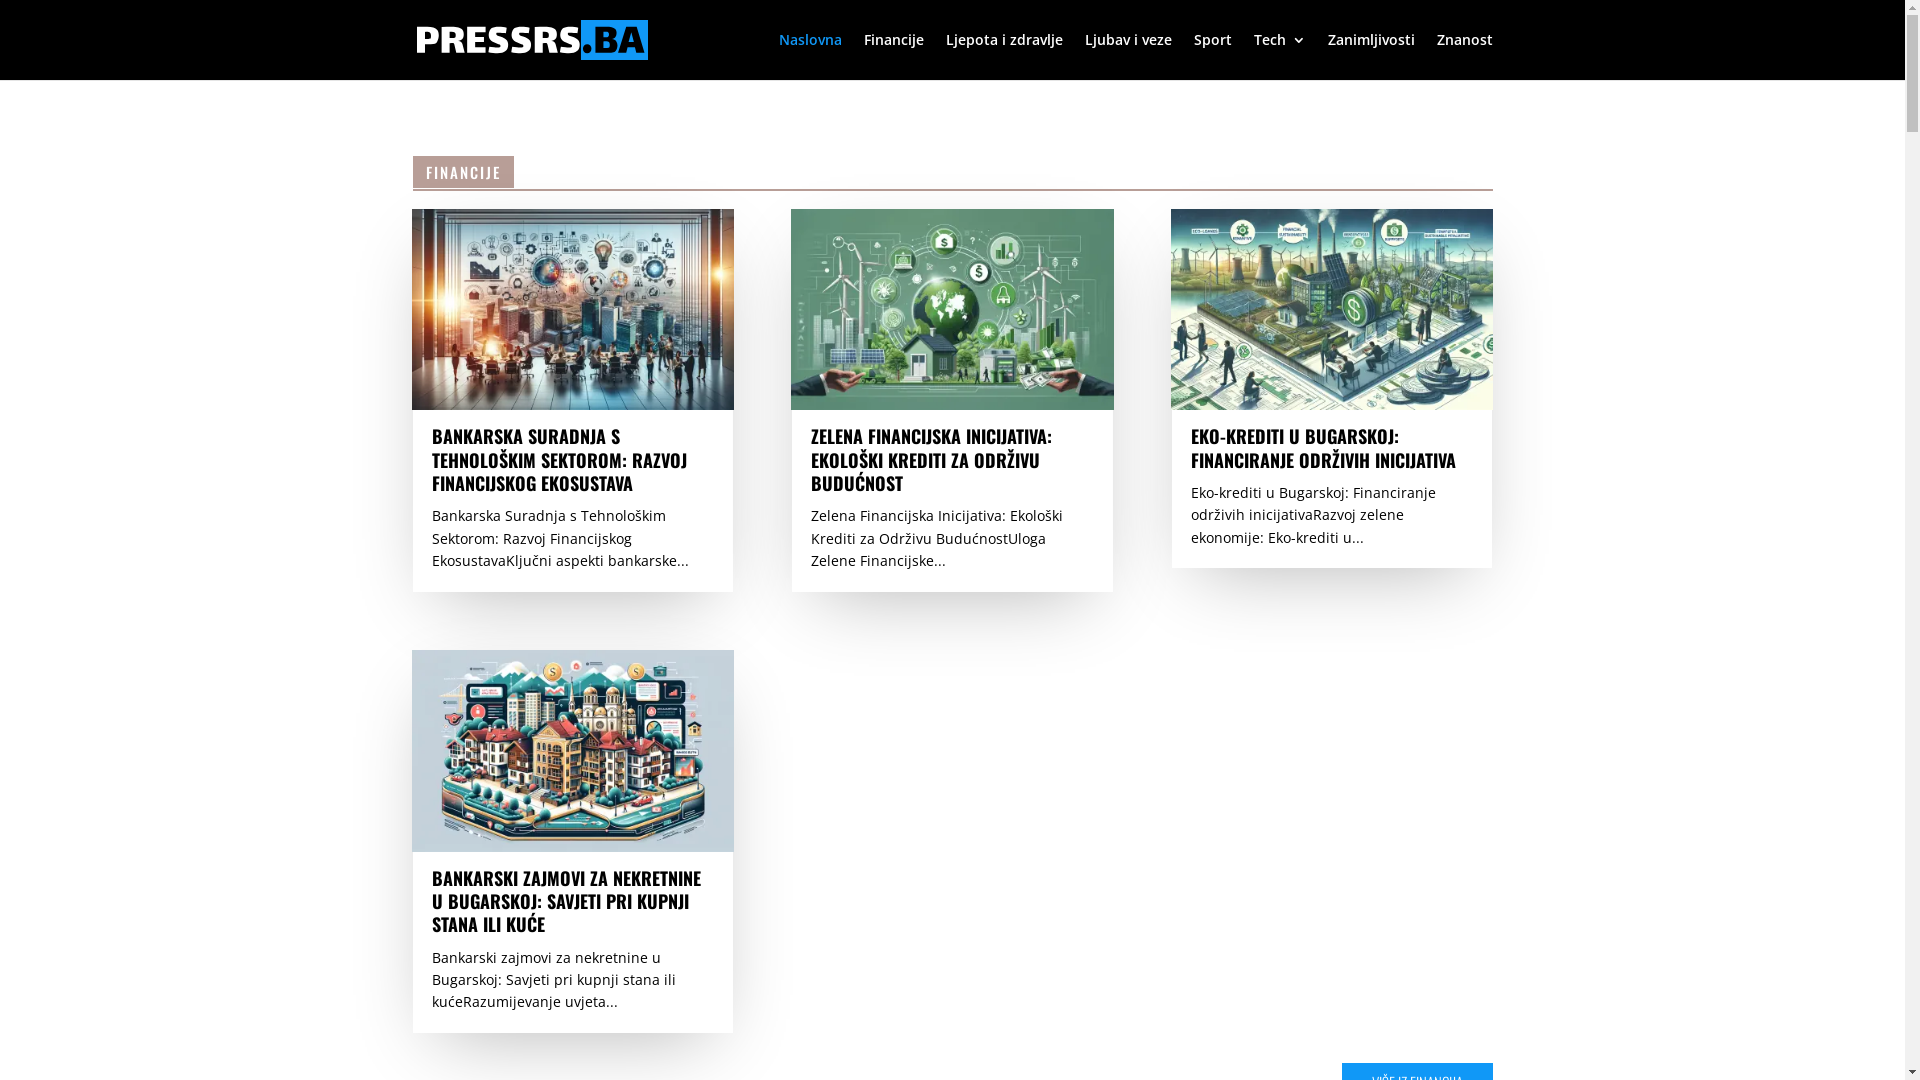 The width and height of the screenshot is (1920, 1080). I want to click on 'Znanost', so click(1434, 55).